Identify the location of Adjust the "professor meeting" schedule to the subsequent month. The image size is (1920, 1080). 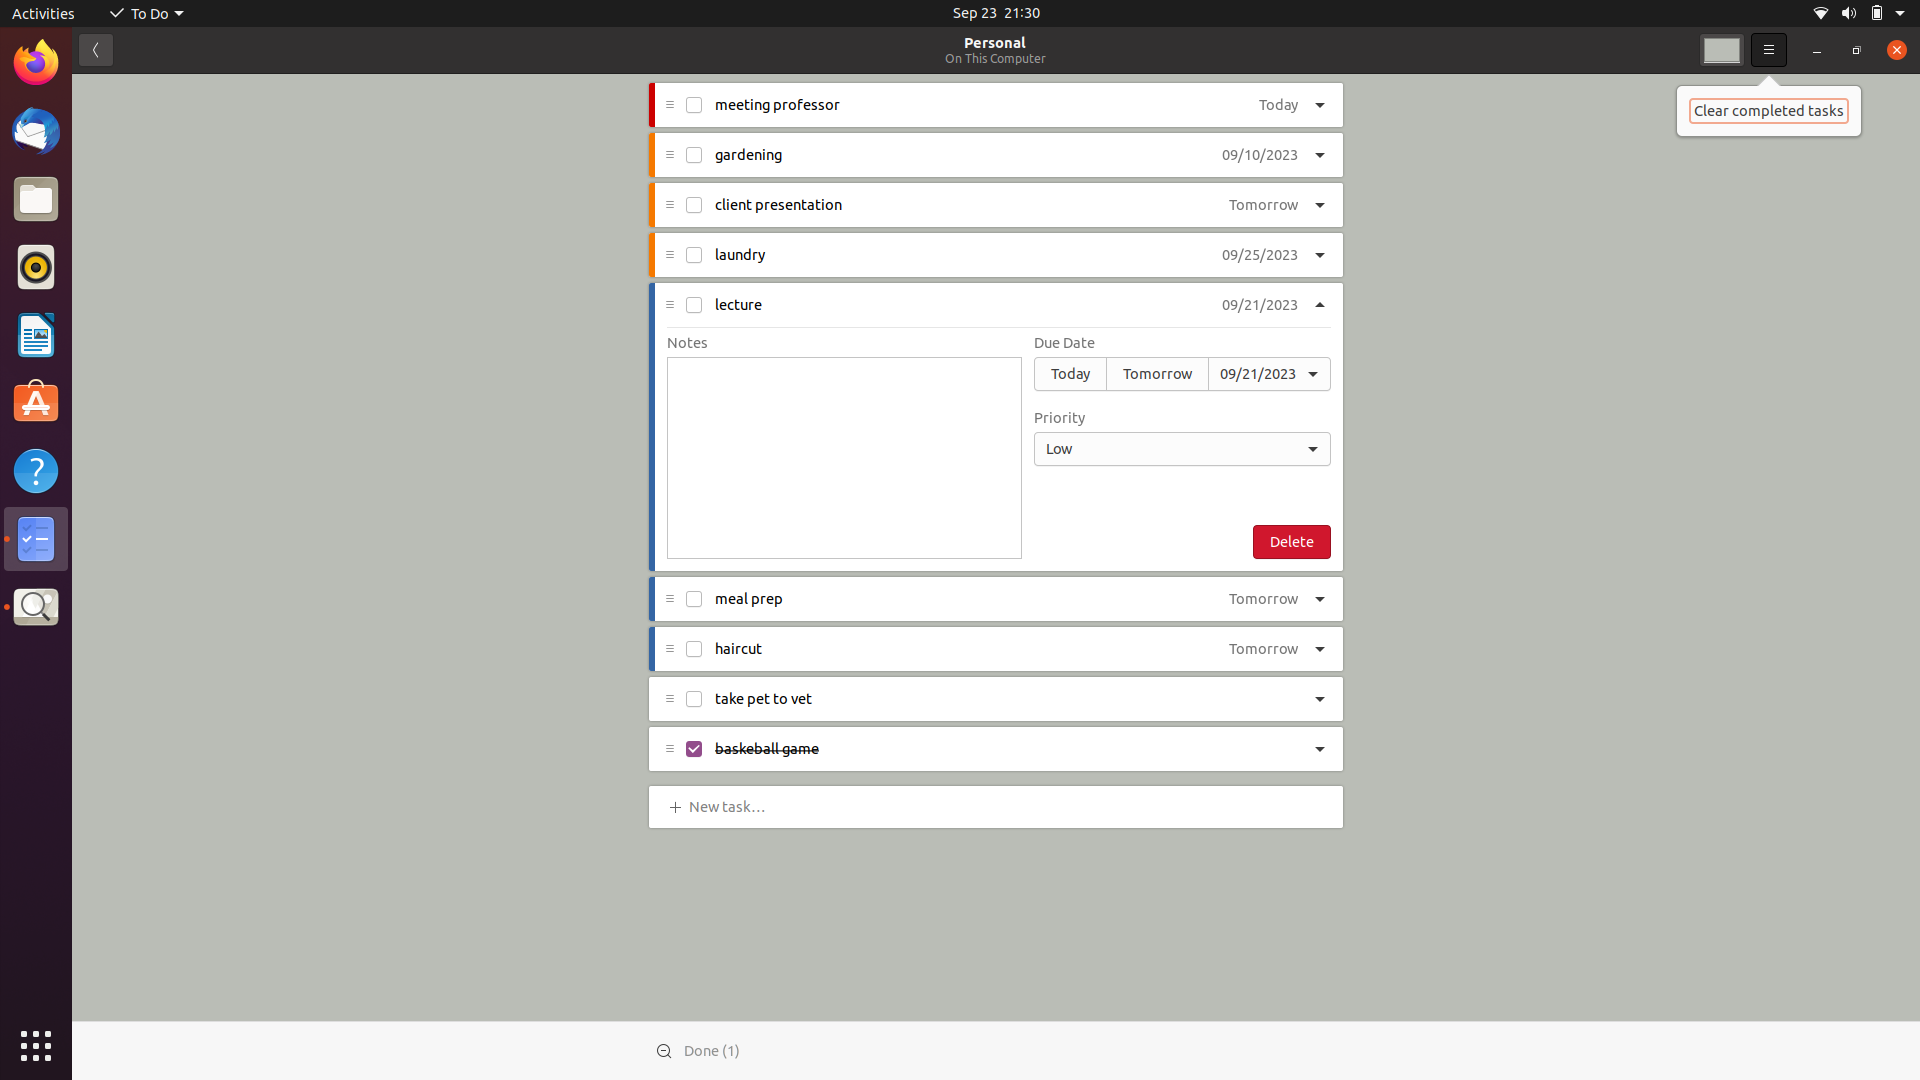
(1271, 107).